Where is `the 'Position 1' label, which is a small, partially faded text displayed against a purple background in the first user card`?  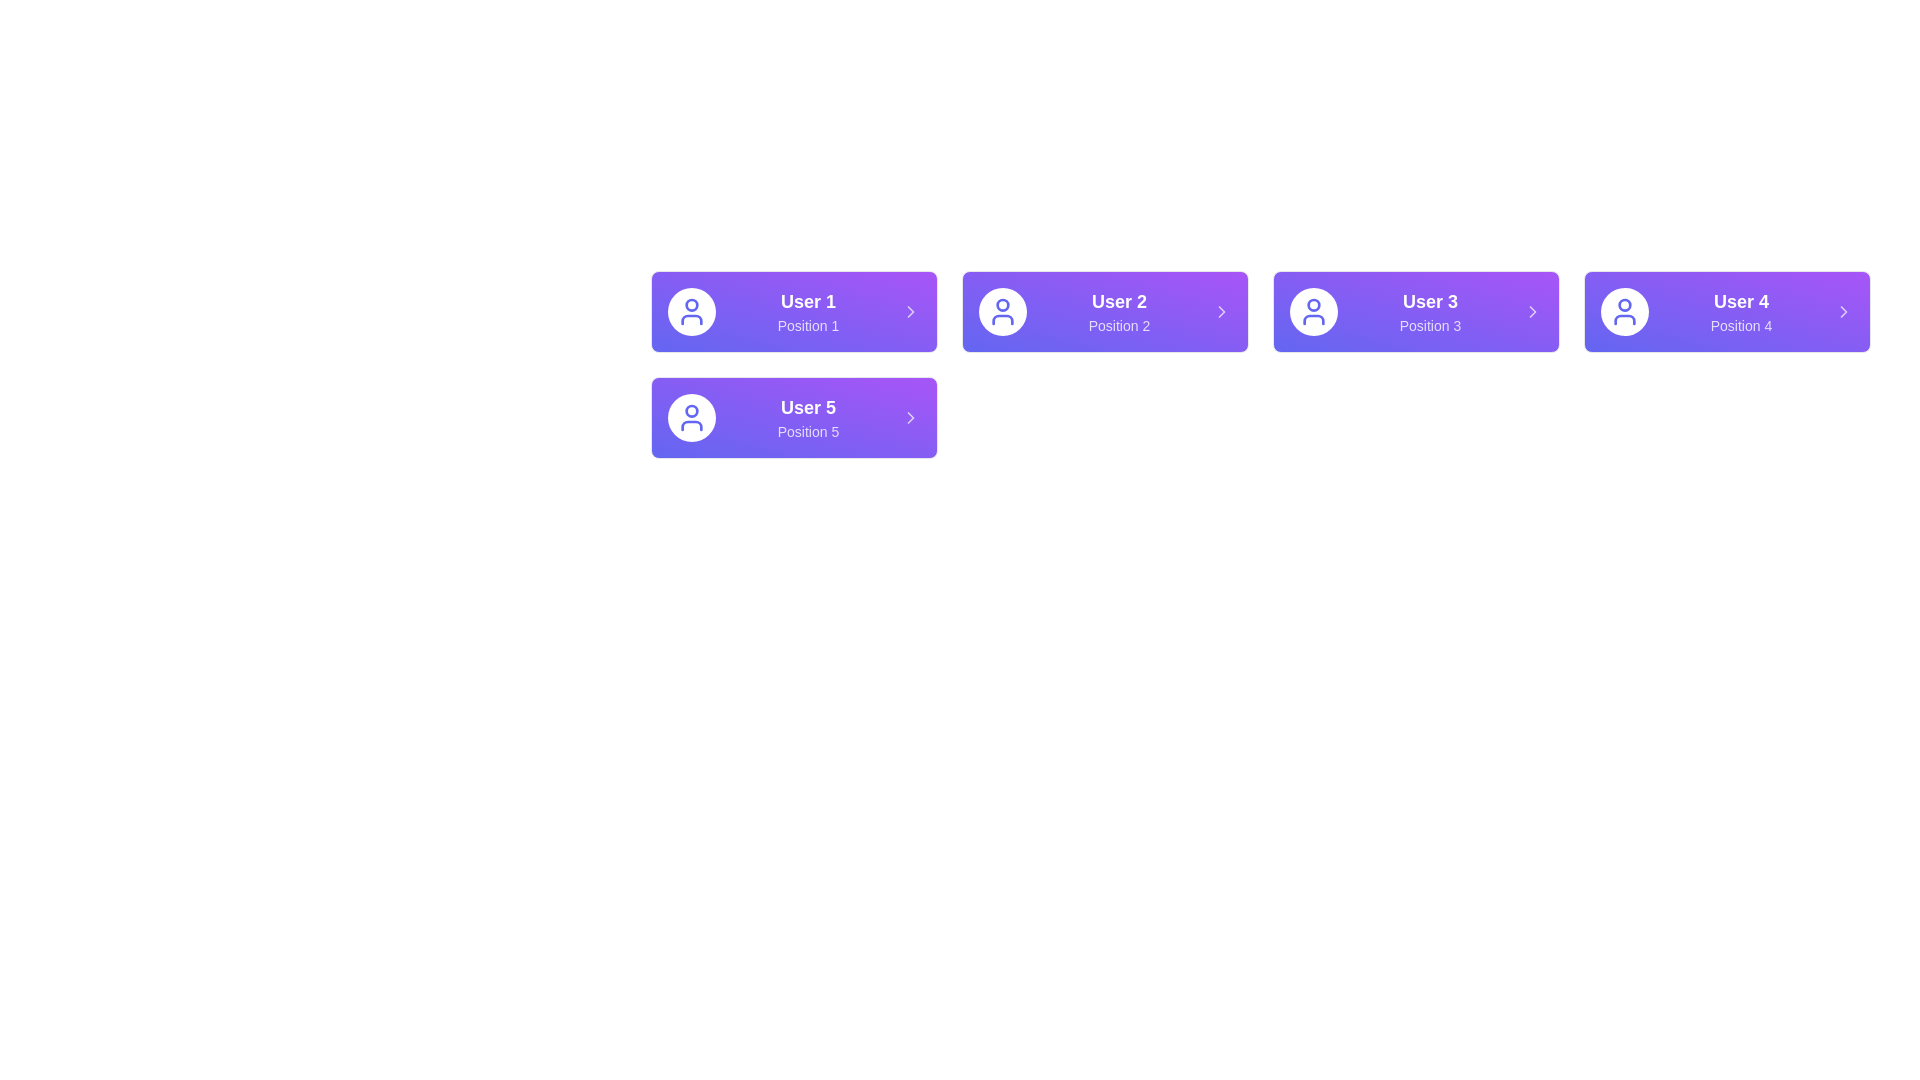
the 'Position 1' label, which is a small, partially faded text displayed against a purple background in the first user card is located at coordinates (808, 325).